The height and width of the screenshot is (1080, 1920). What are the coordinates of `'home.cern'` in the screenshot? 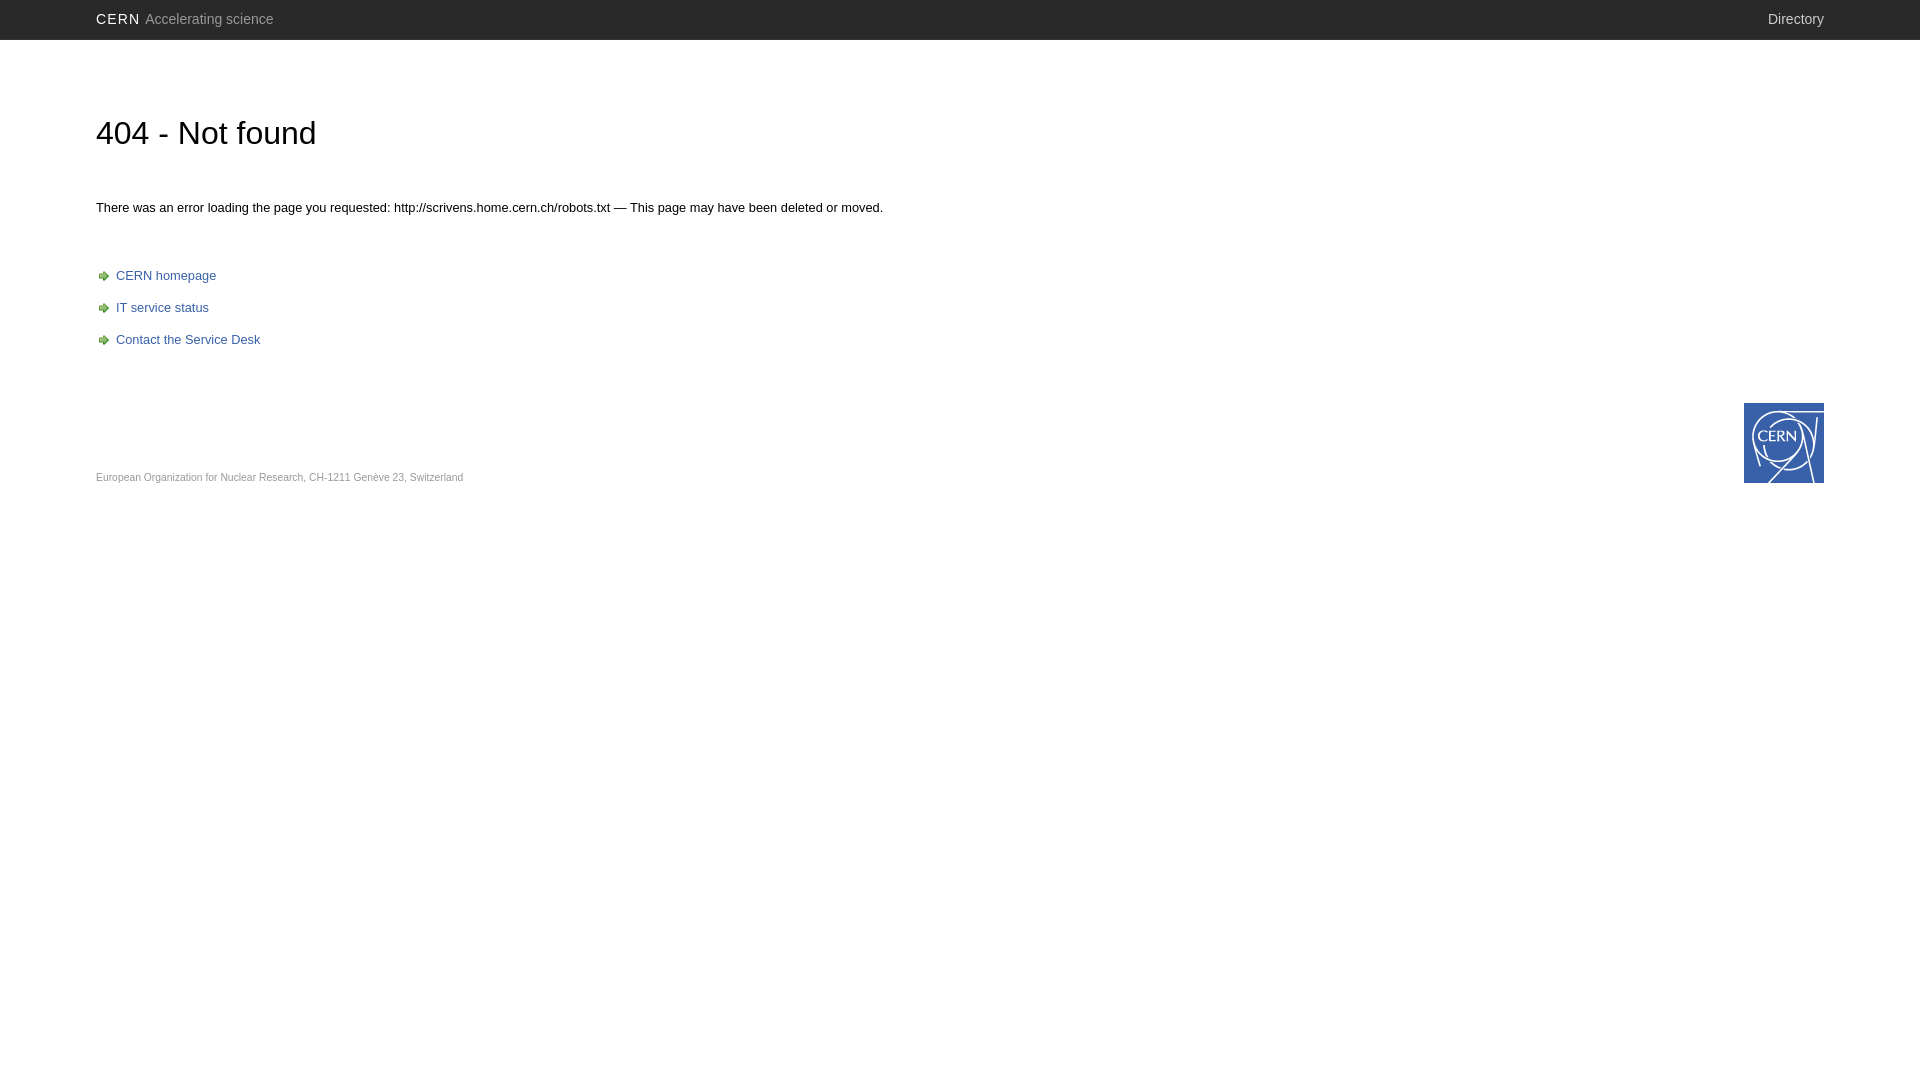 It's located at (1784, 442).